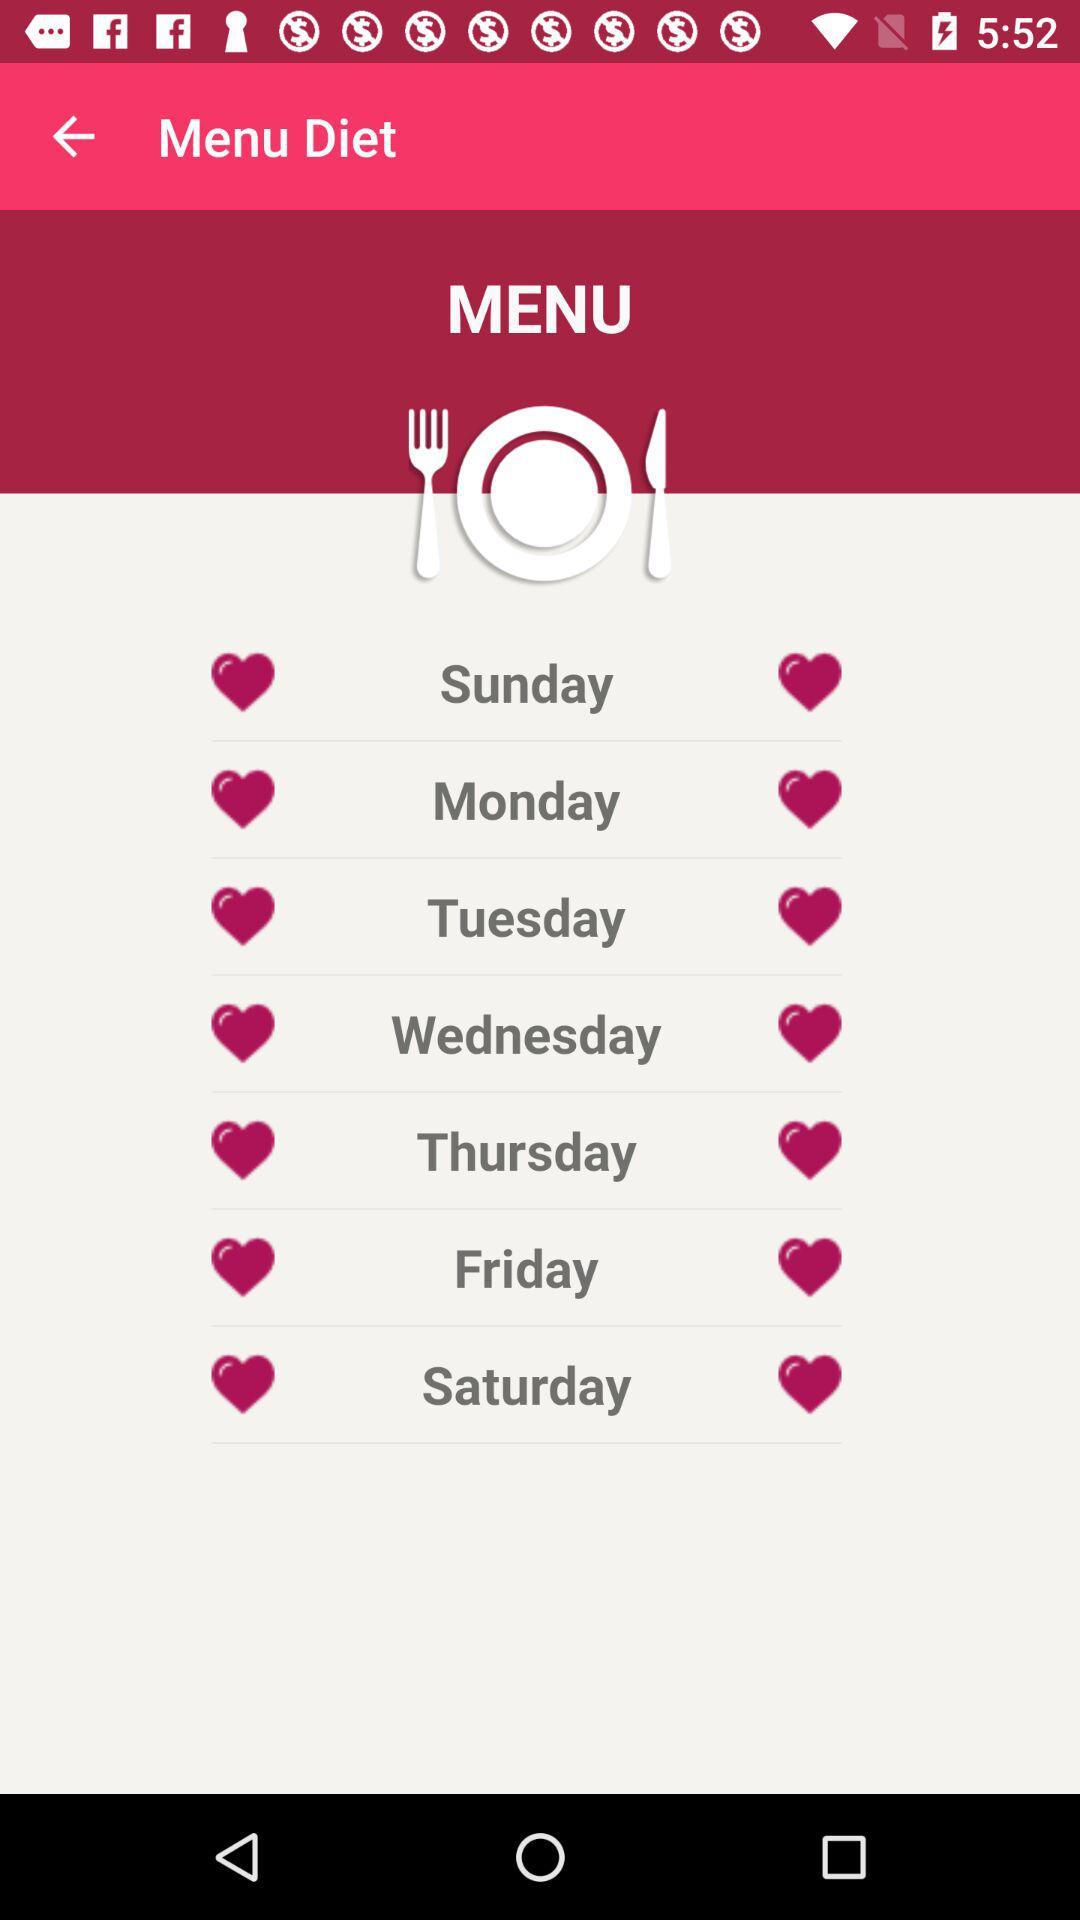 This screenshot has width=1080, height=1920. What do you see at coordinates (525, 1383) in the screenshot?
I see `saturday item` at bounding box center [525, 1383].